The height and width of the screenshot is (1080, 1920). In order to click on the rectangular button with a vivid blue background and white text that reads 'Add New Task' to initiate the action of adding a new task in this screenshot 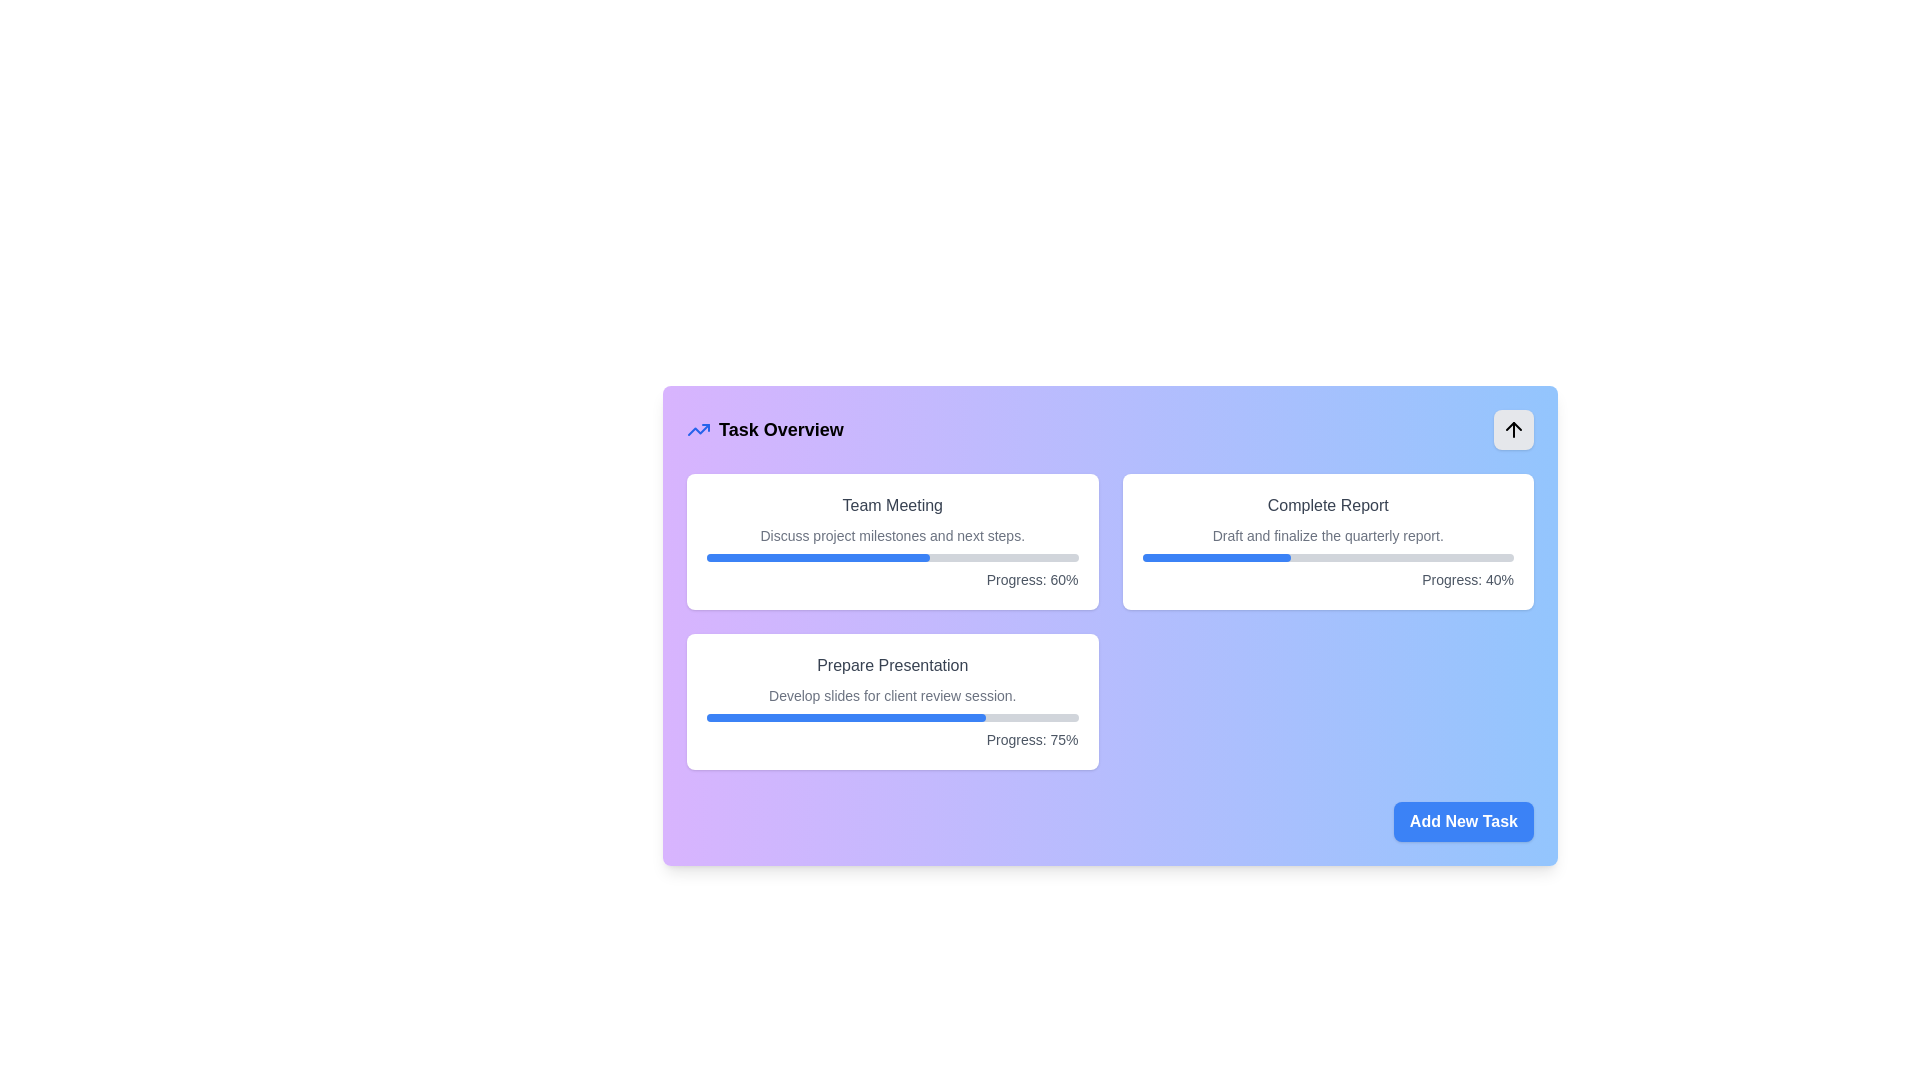, I will do `click(1464, 821)`.